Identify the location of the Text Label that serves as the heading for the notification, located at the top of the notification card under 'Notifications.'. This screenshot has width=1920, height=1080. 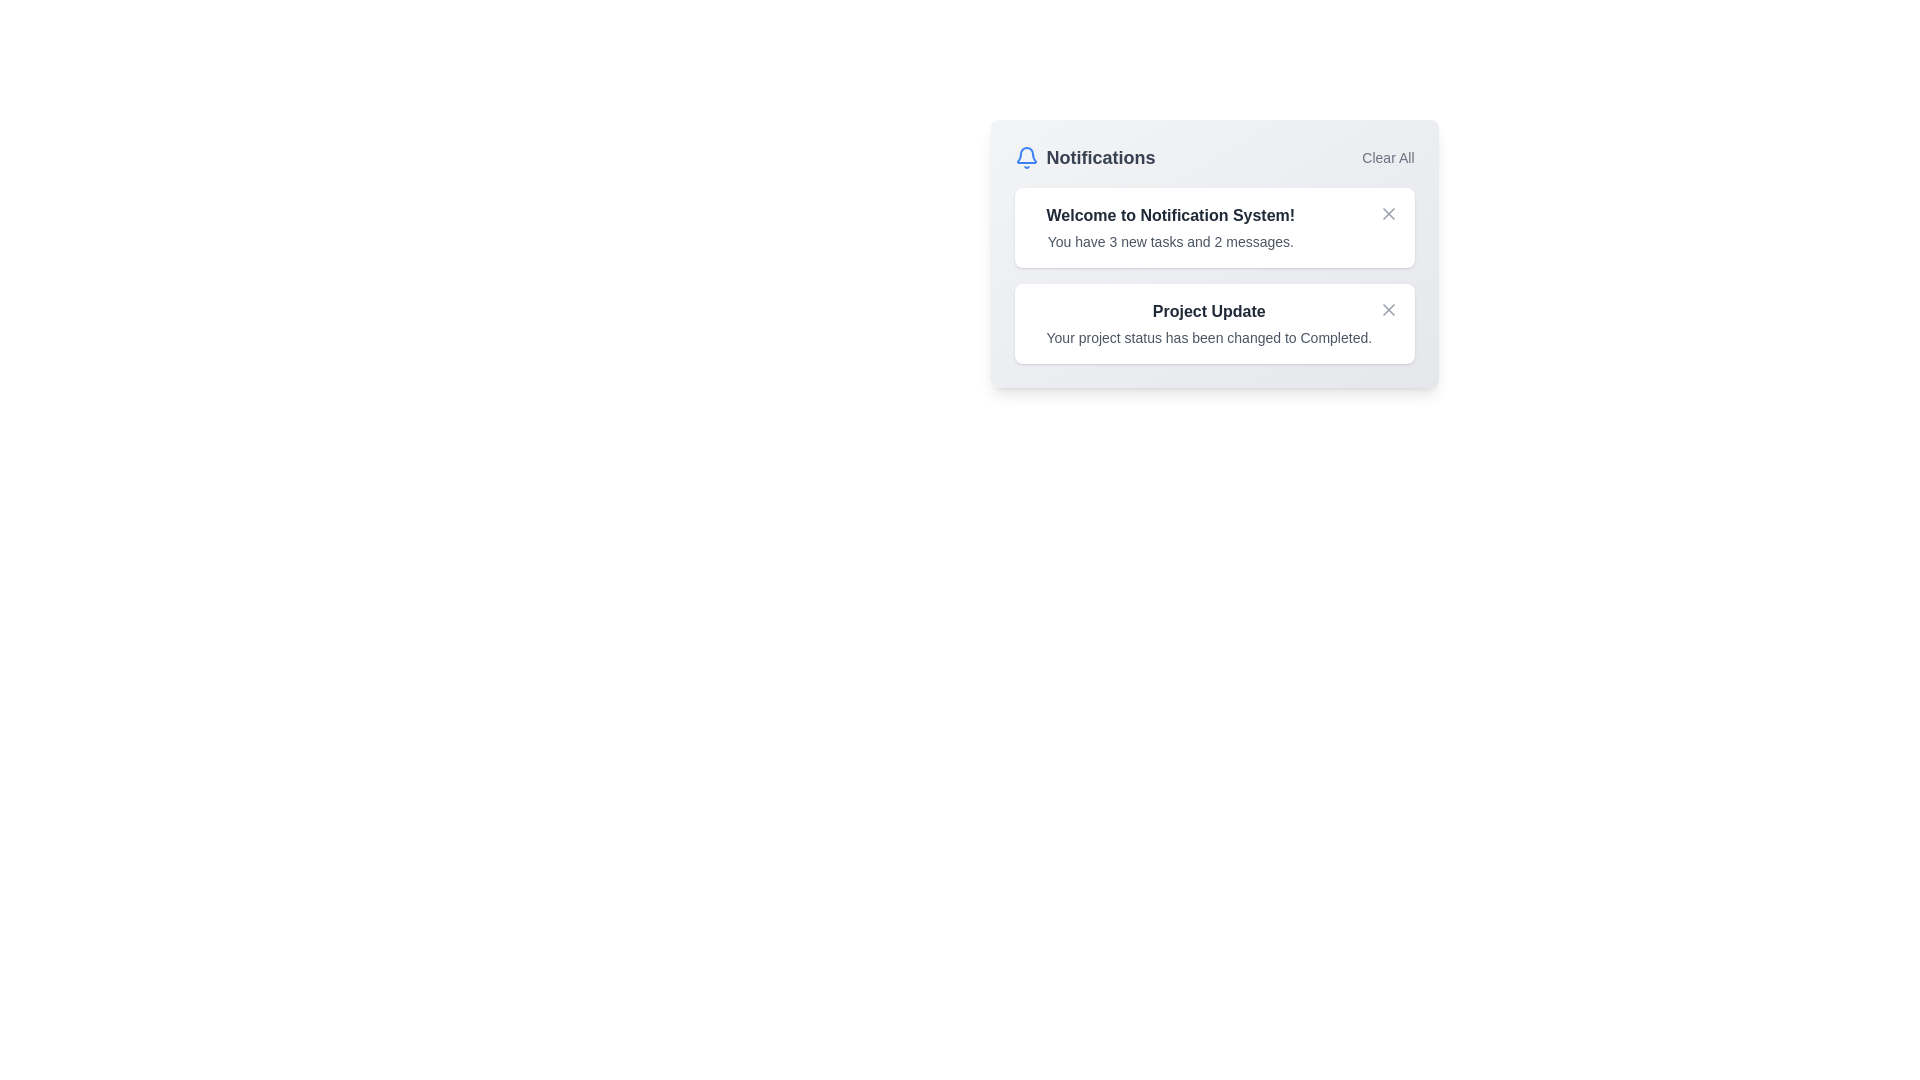
(1208, 312).